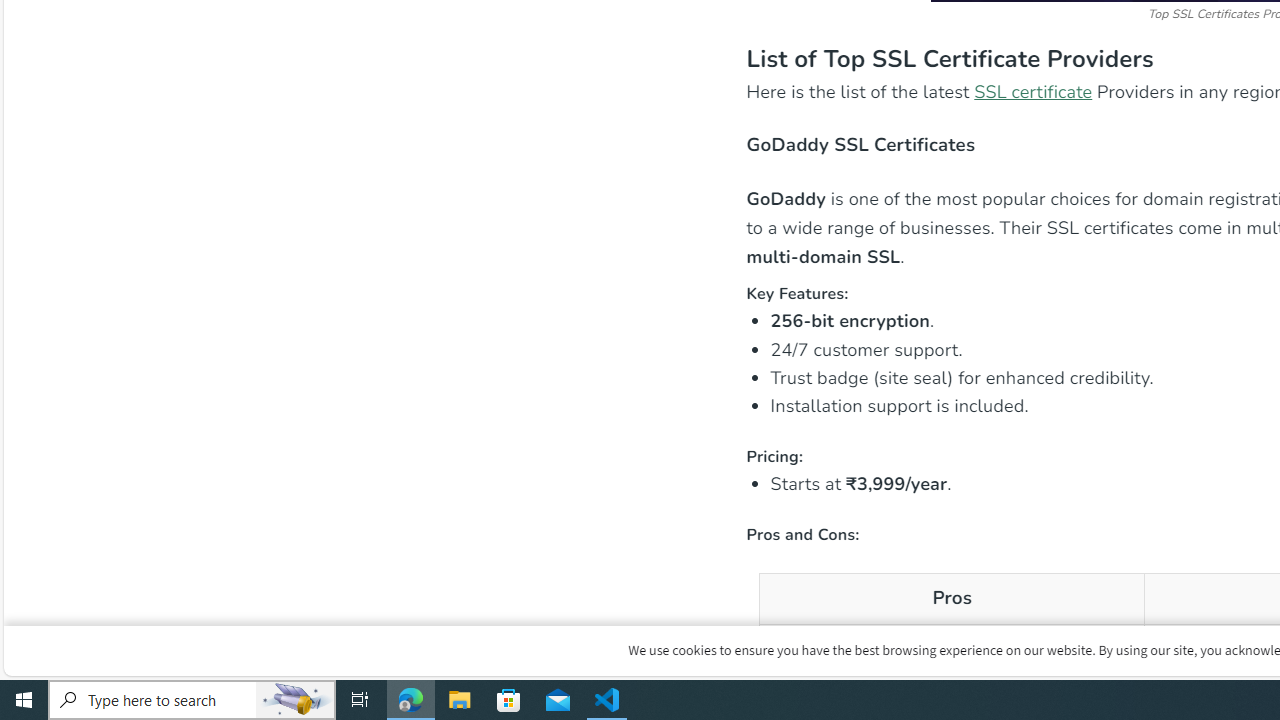  Describe the element at coordinates (1033, 92) in the screenshot. I see `'SSL certificate'` at that location.